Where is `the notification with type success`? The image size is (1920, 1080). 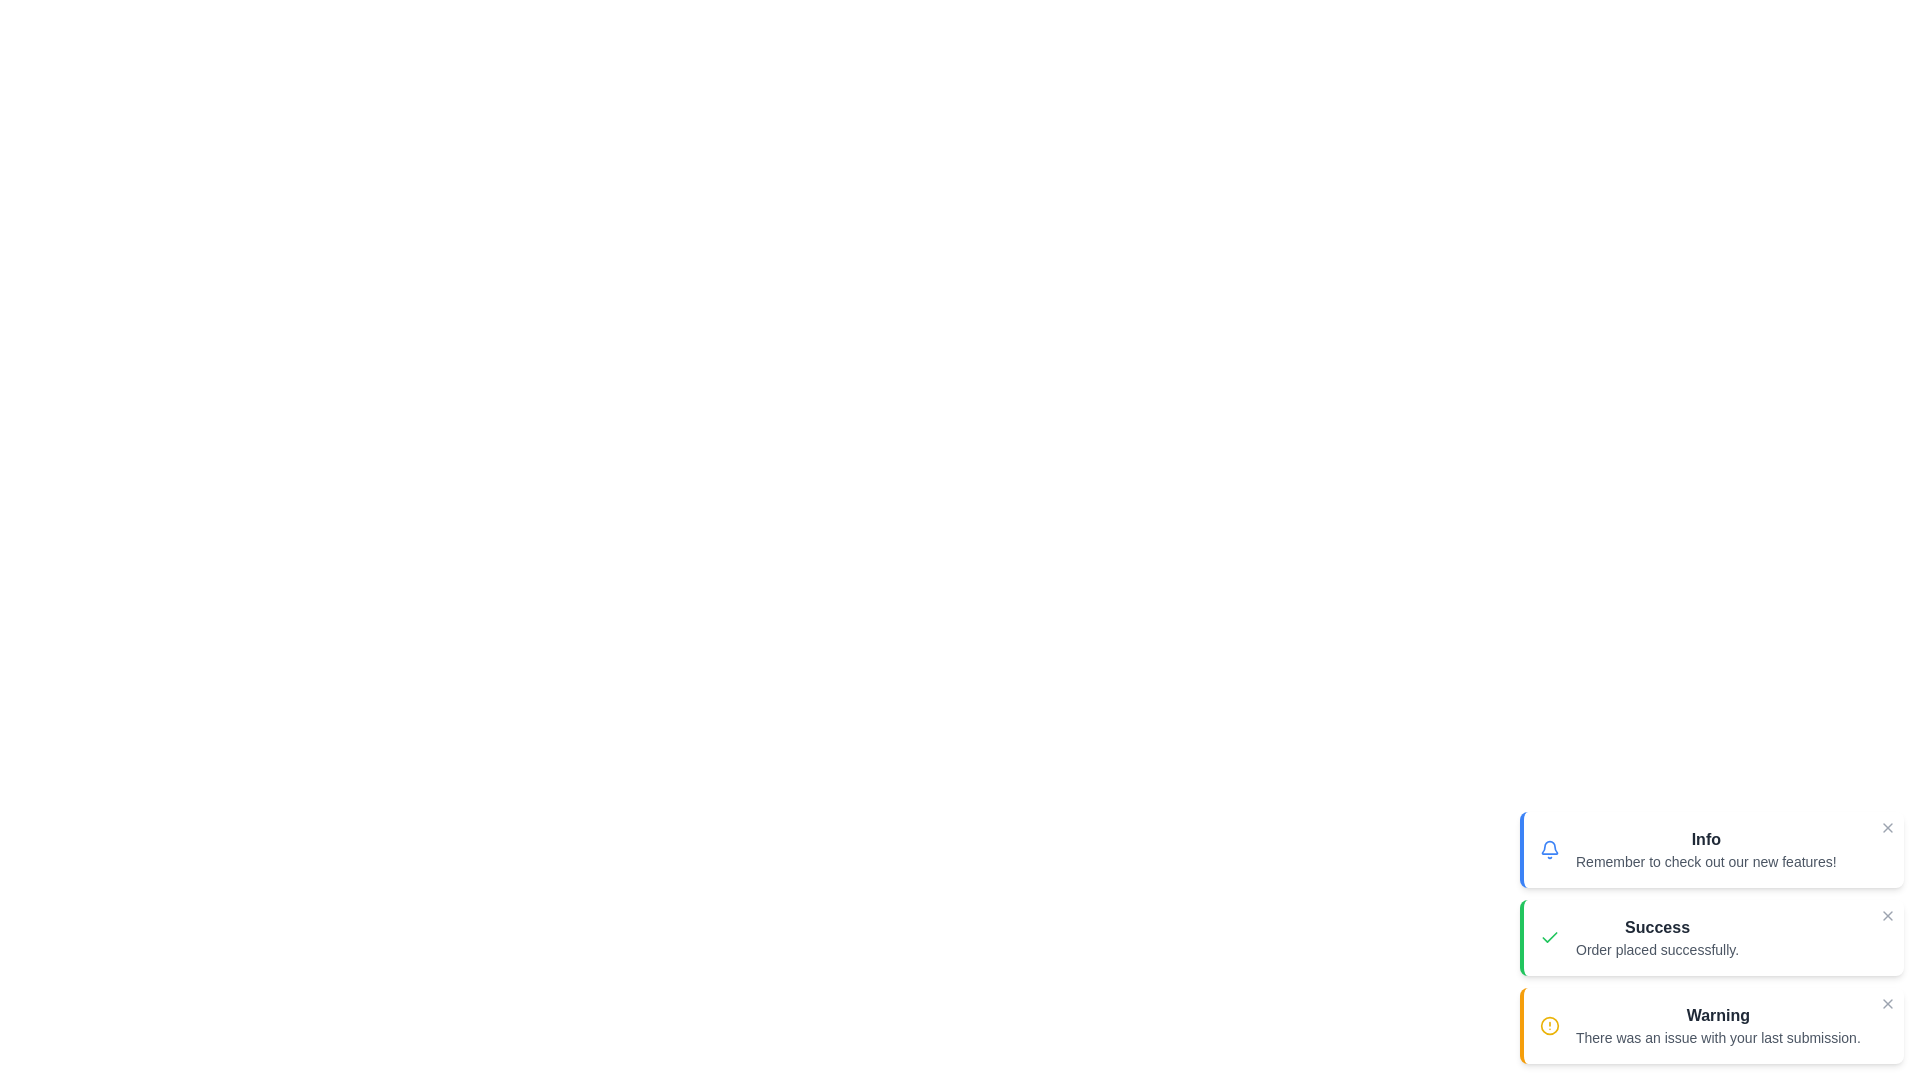 the notification with type success is located at coordinates (1711, 937).